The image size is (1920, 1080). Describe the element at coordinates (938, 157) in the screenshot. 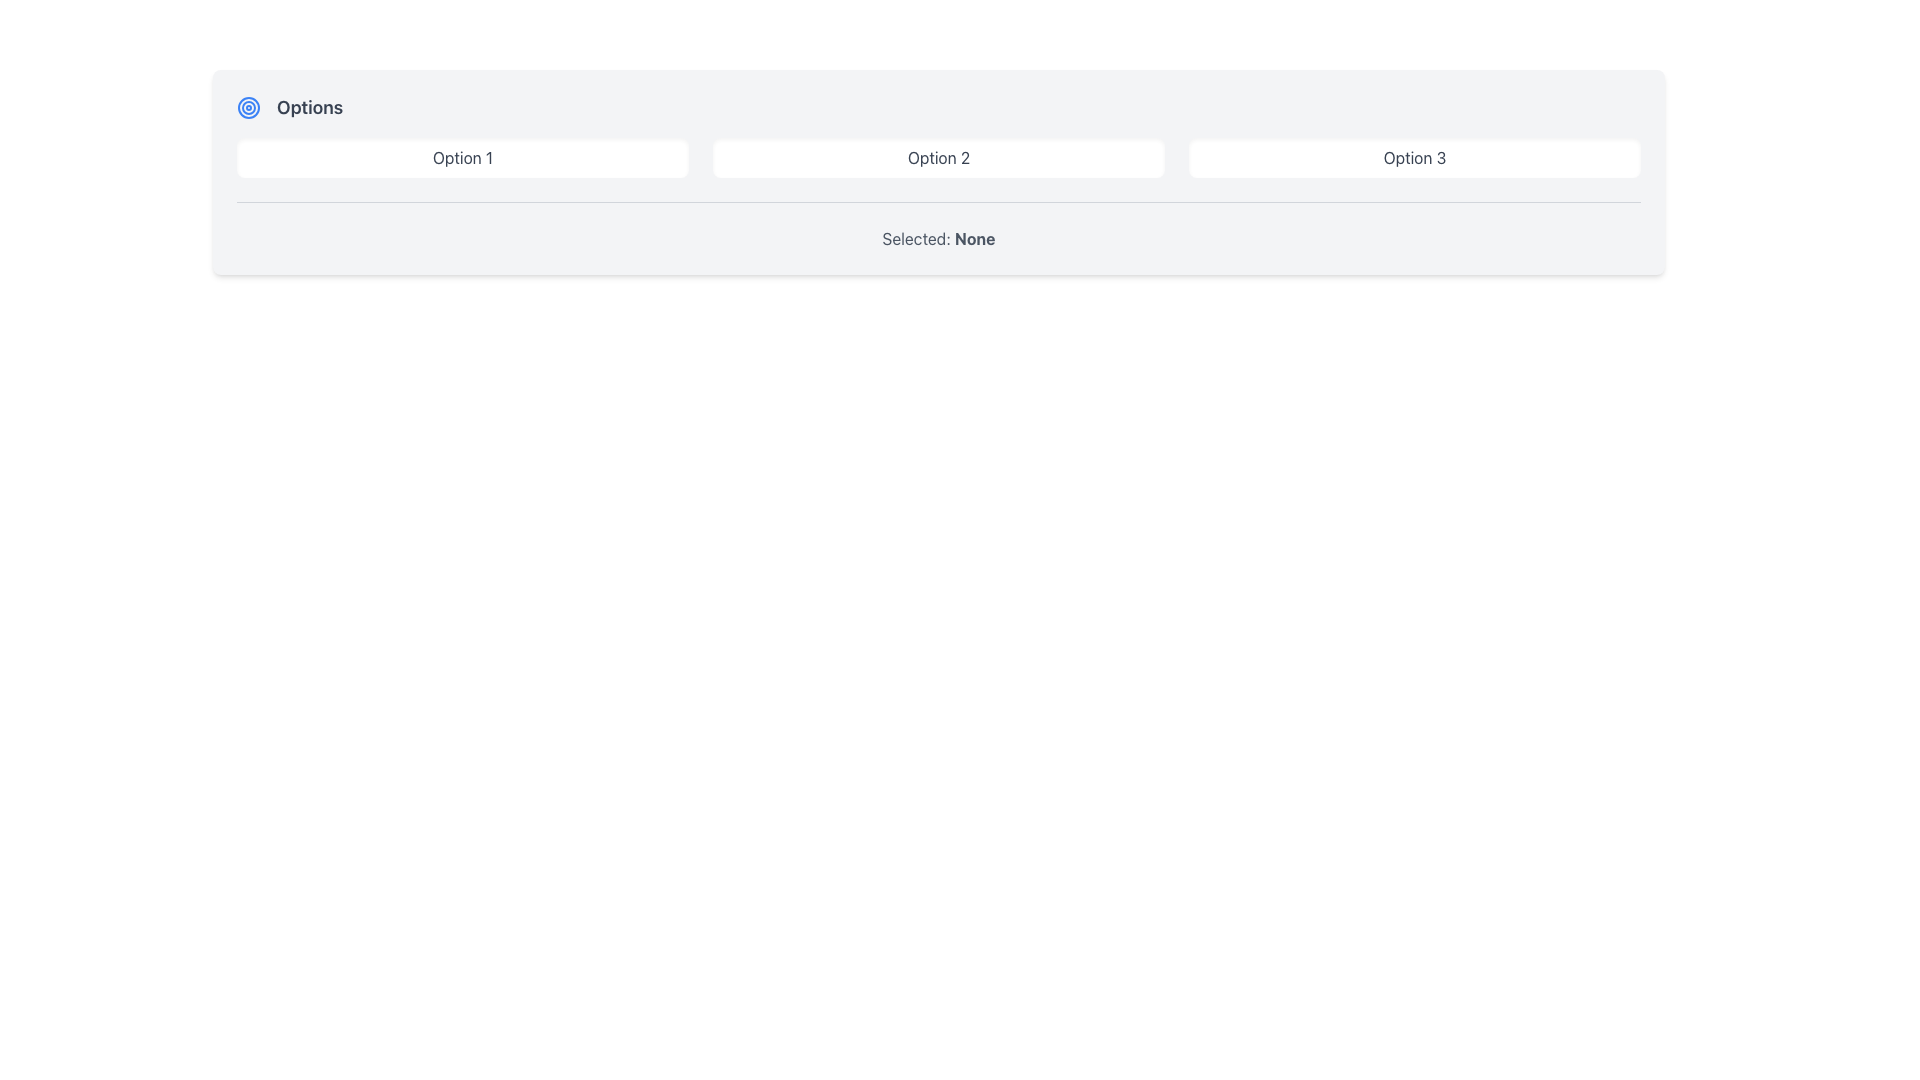

I see `the 'Option 2' button, which is a rectangular button with rounded corners and gray text` at that location.